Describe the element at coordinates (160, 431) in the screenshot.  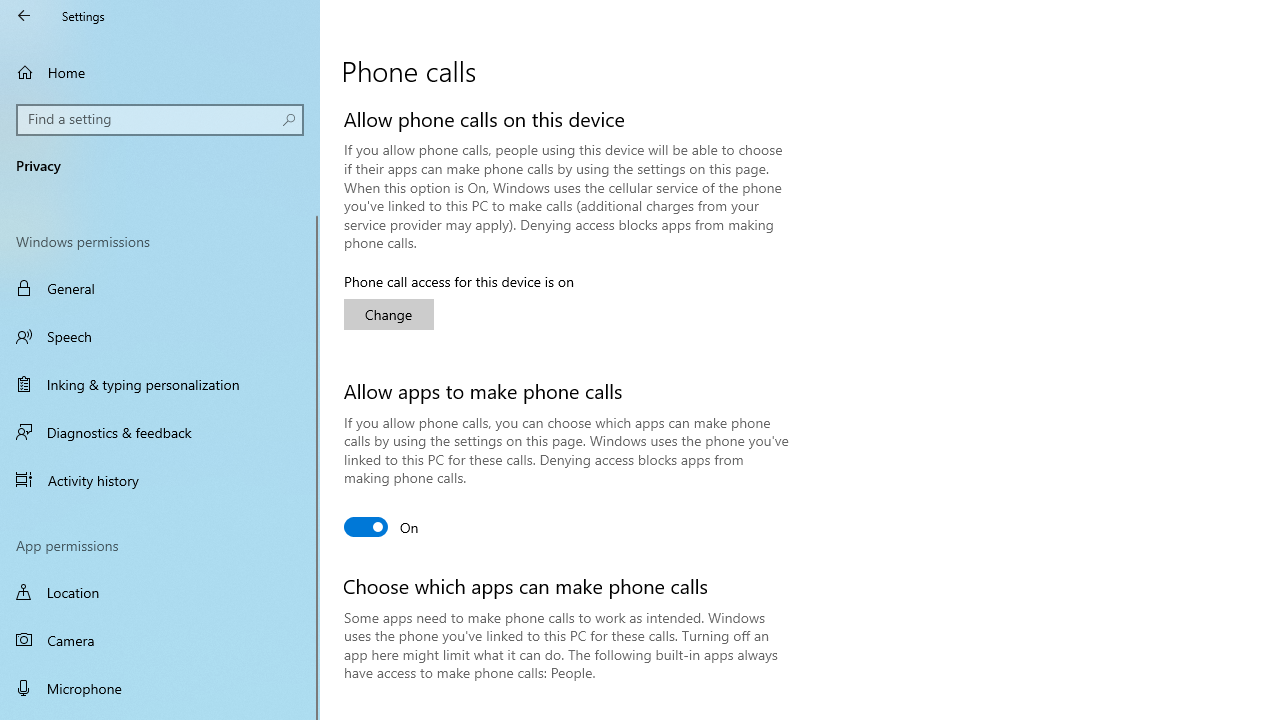
I see `'Diagnostics & feedback'` at that location.